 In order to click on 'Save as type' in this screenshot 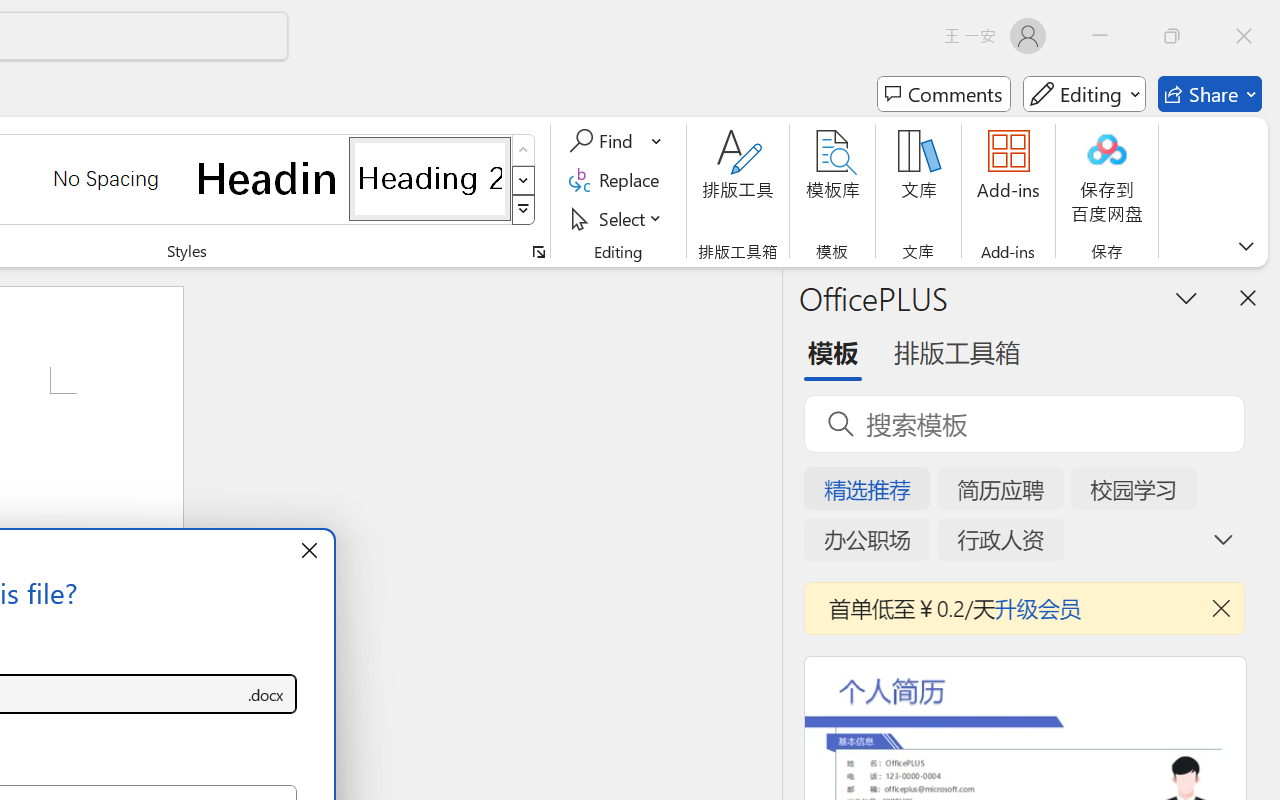, I will do `click(264, 694)`.